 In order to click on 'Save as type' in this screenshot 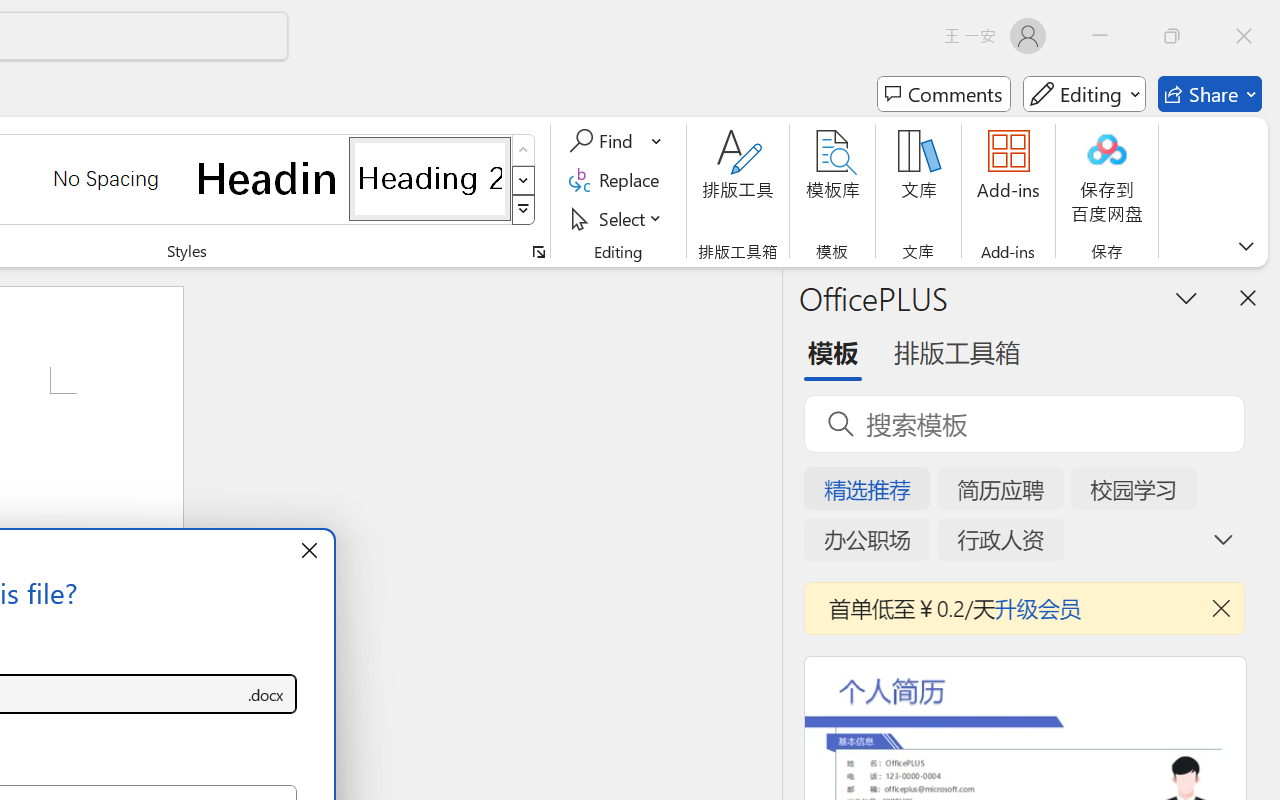, I will do `click(264, 694)`.